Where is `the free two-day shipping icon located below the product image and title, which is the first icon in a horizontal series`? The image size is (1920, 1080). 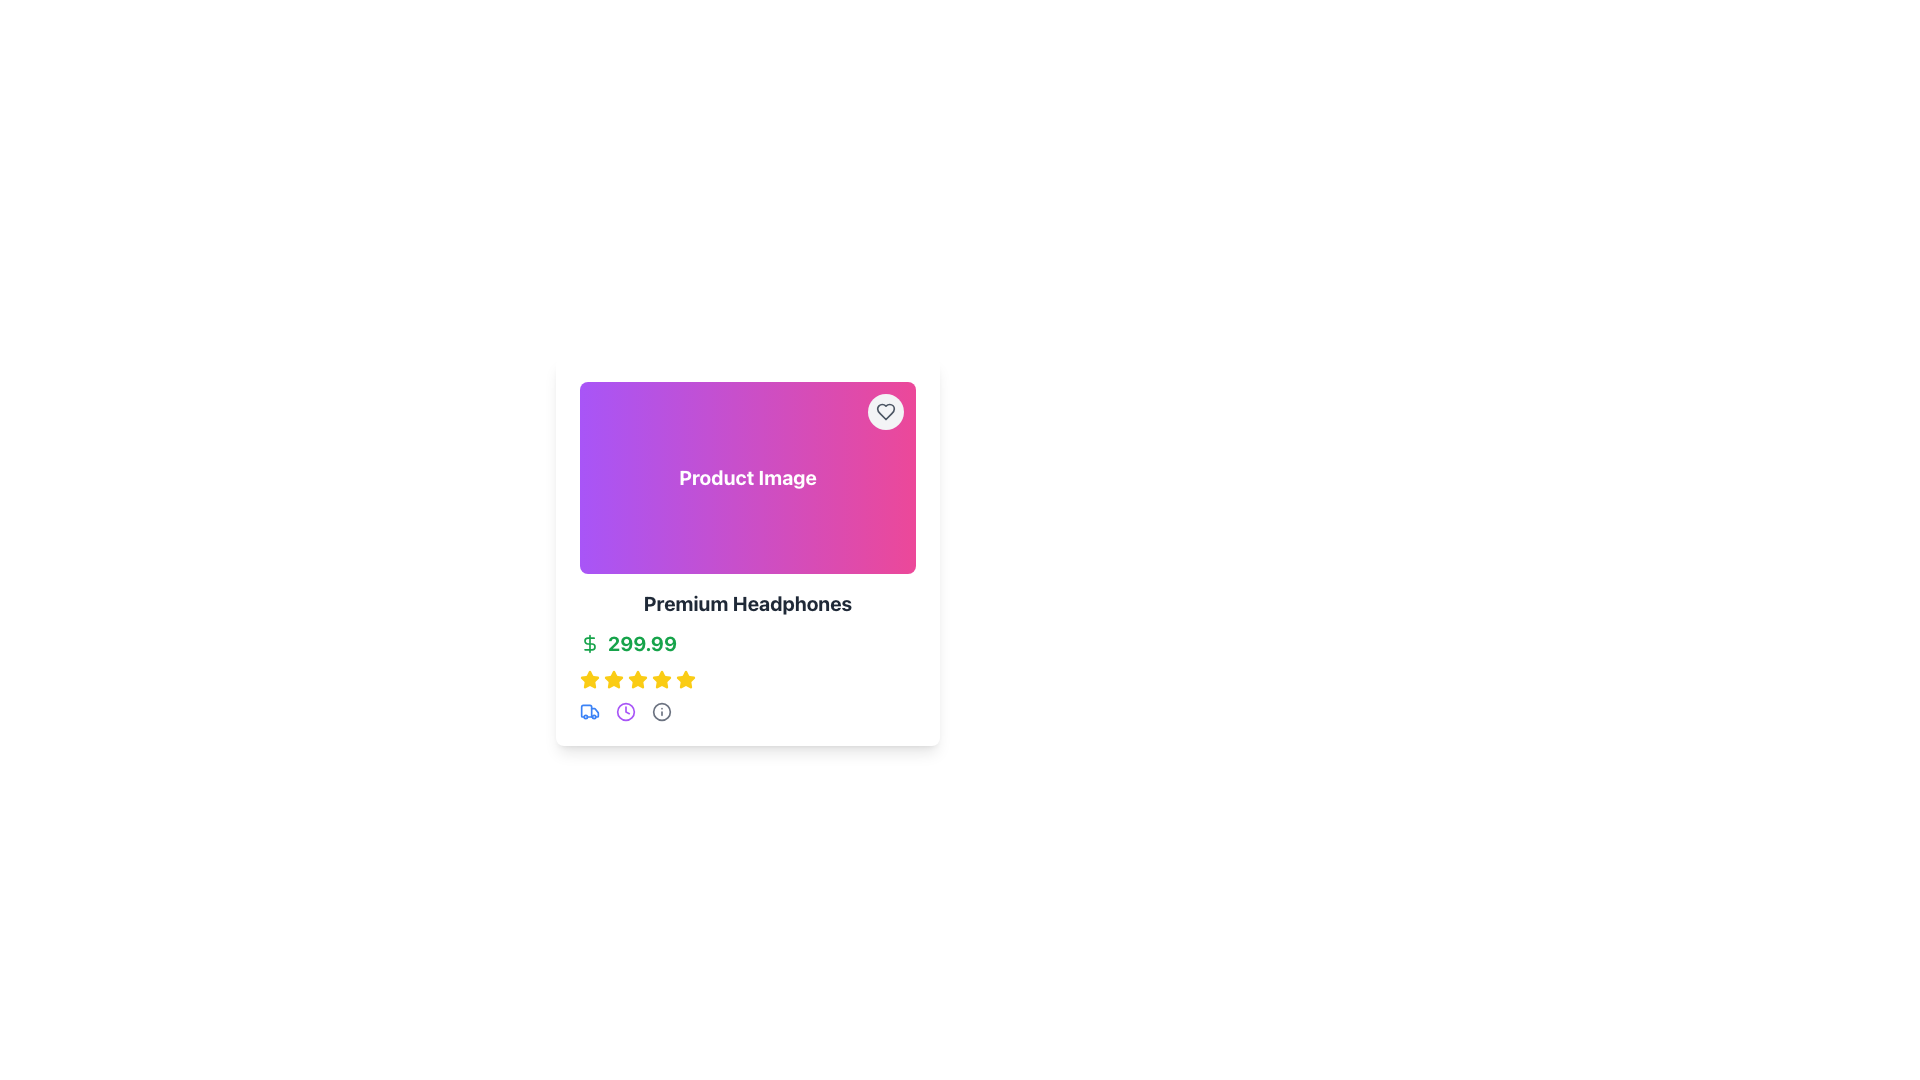 the free two-day shipping icon located below the product image and title, which is the first icon in a horizontal series is located at coordinates (589, 711).